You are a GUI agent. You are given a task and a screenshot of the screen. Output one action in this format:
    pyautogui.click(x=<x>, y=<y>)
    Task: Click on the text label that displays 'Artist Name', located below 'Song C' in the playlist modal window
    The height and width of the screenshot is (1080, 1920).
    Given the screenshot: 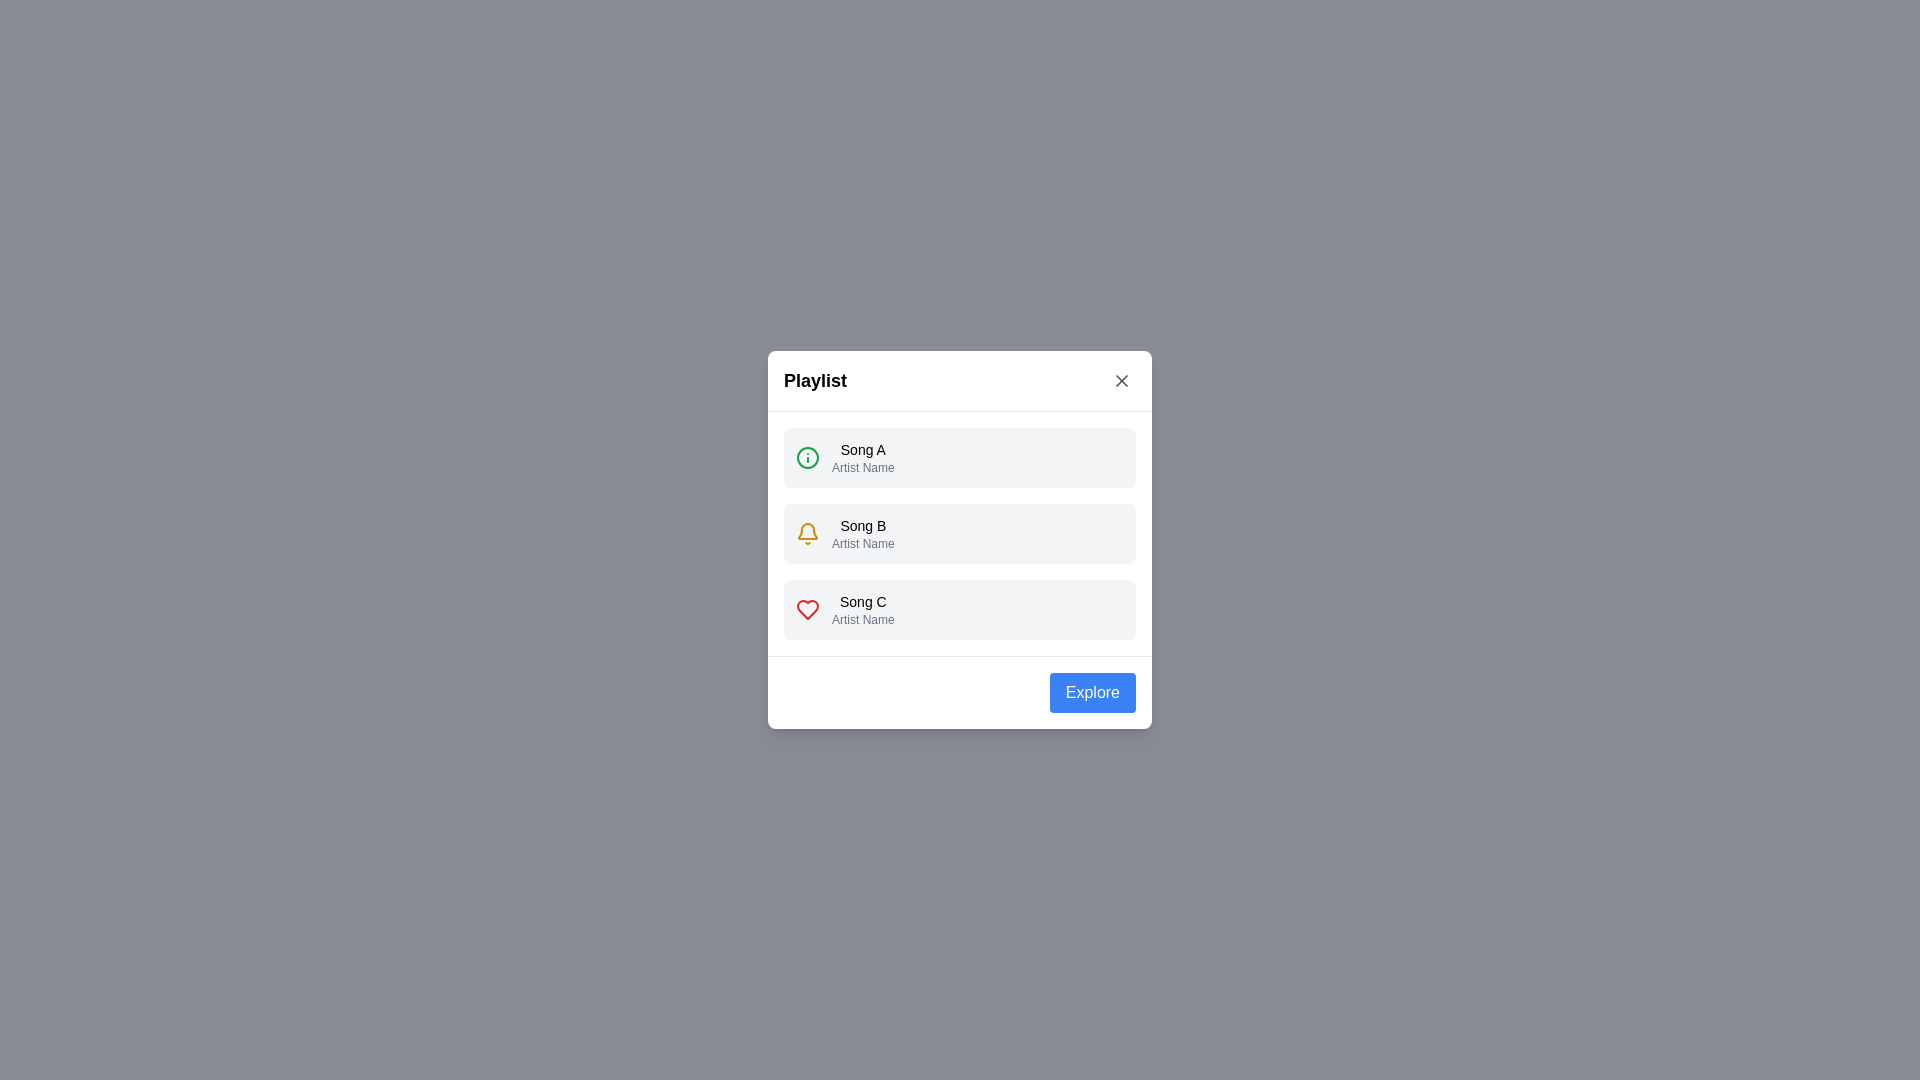 What is the action you would take?
    pyautogui.click(x=863, y=619)
    